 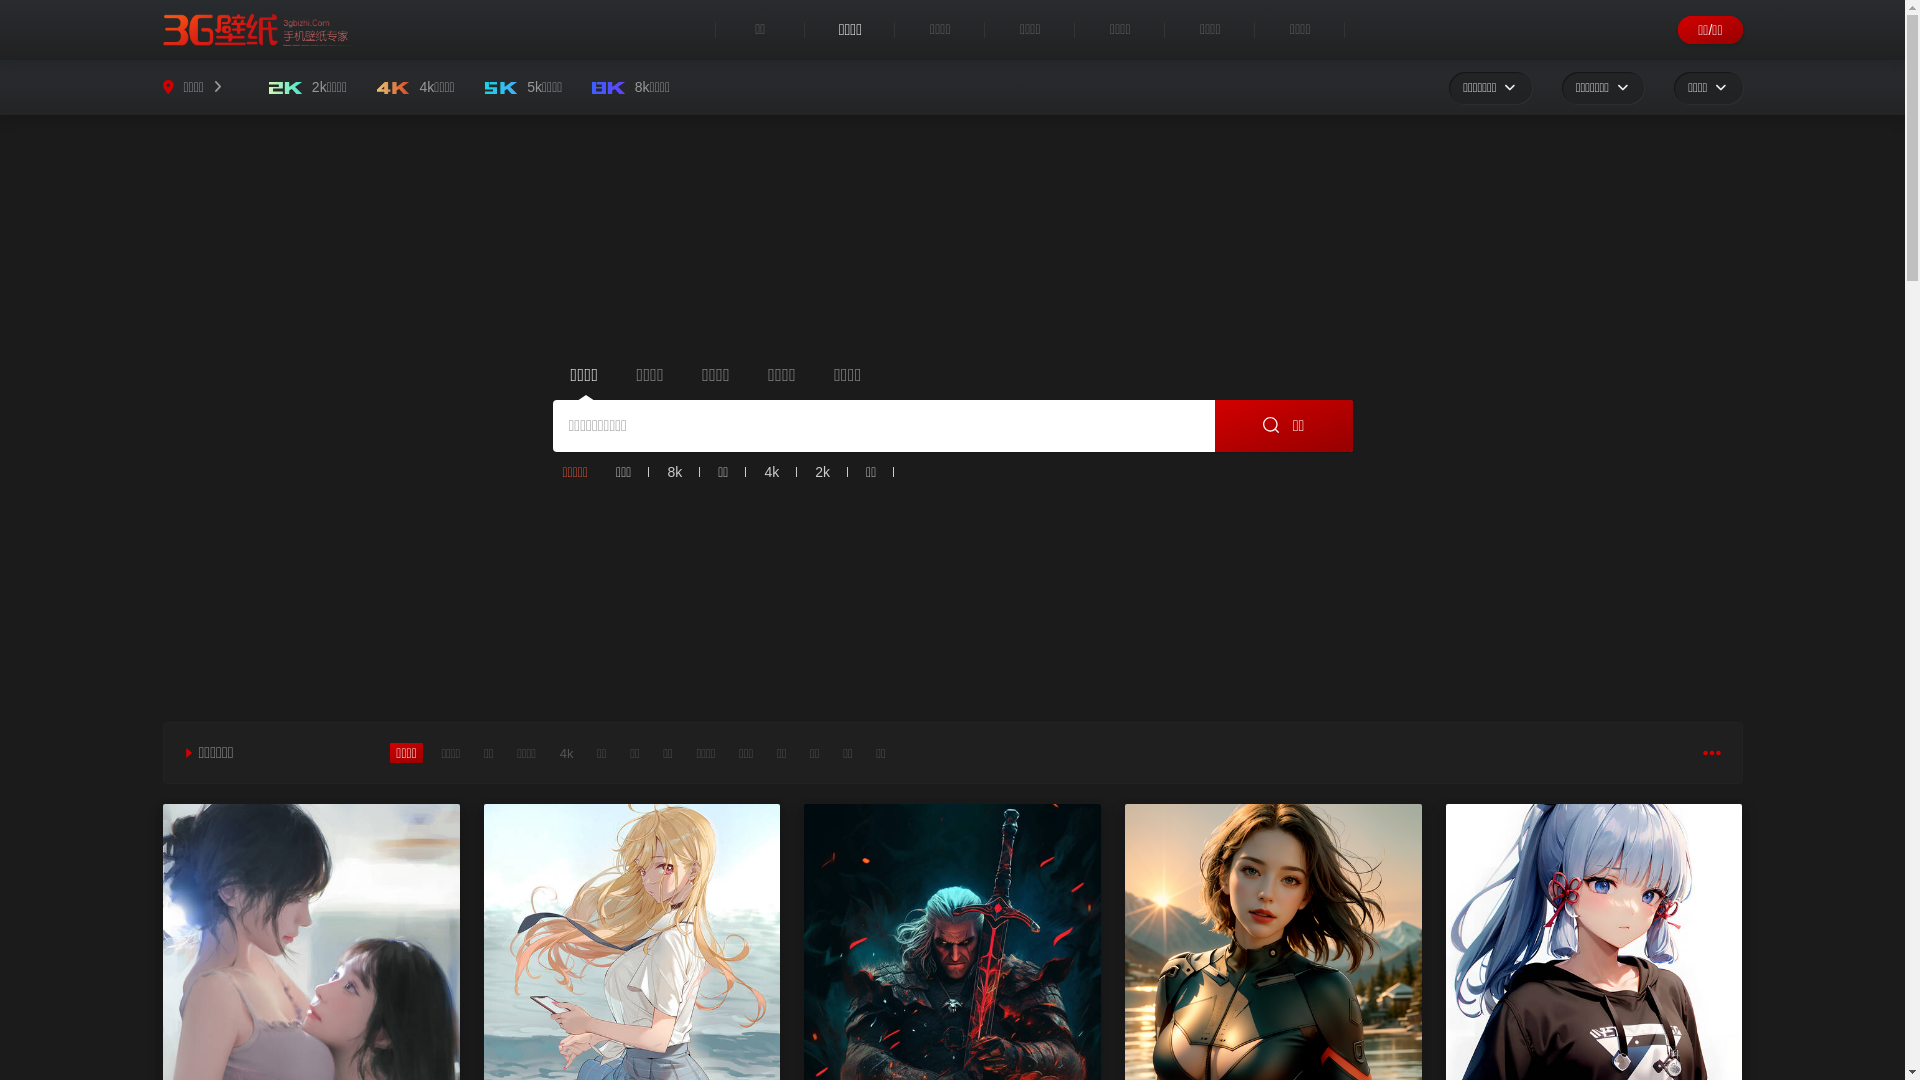 I want to click on '8k', so click(x=658, y=471).